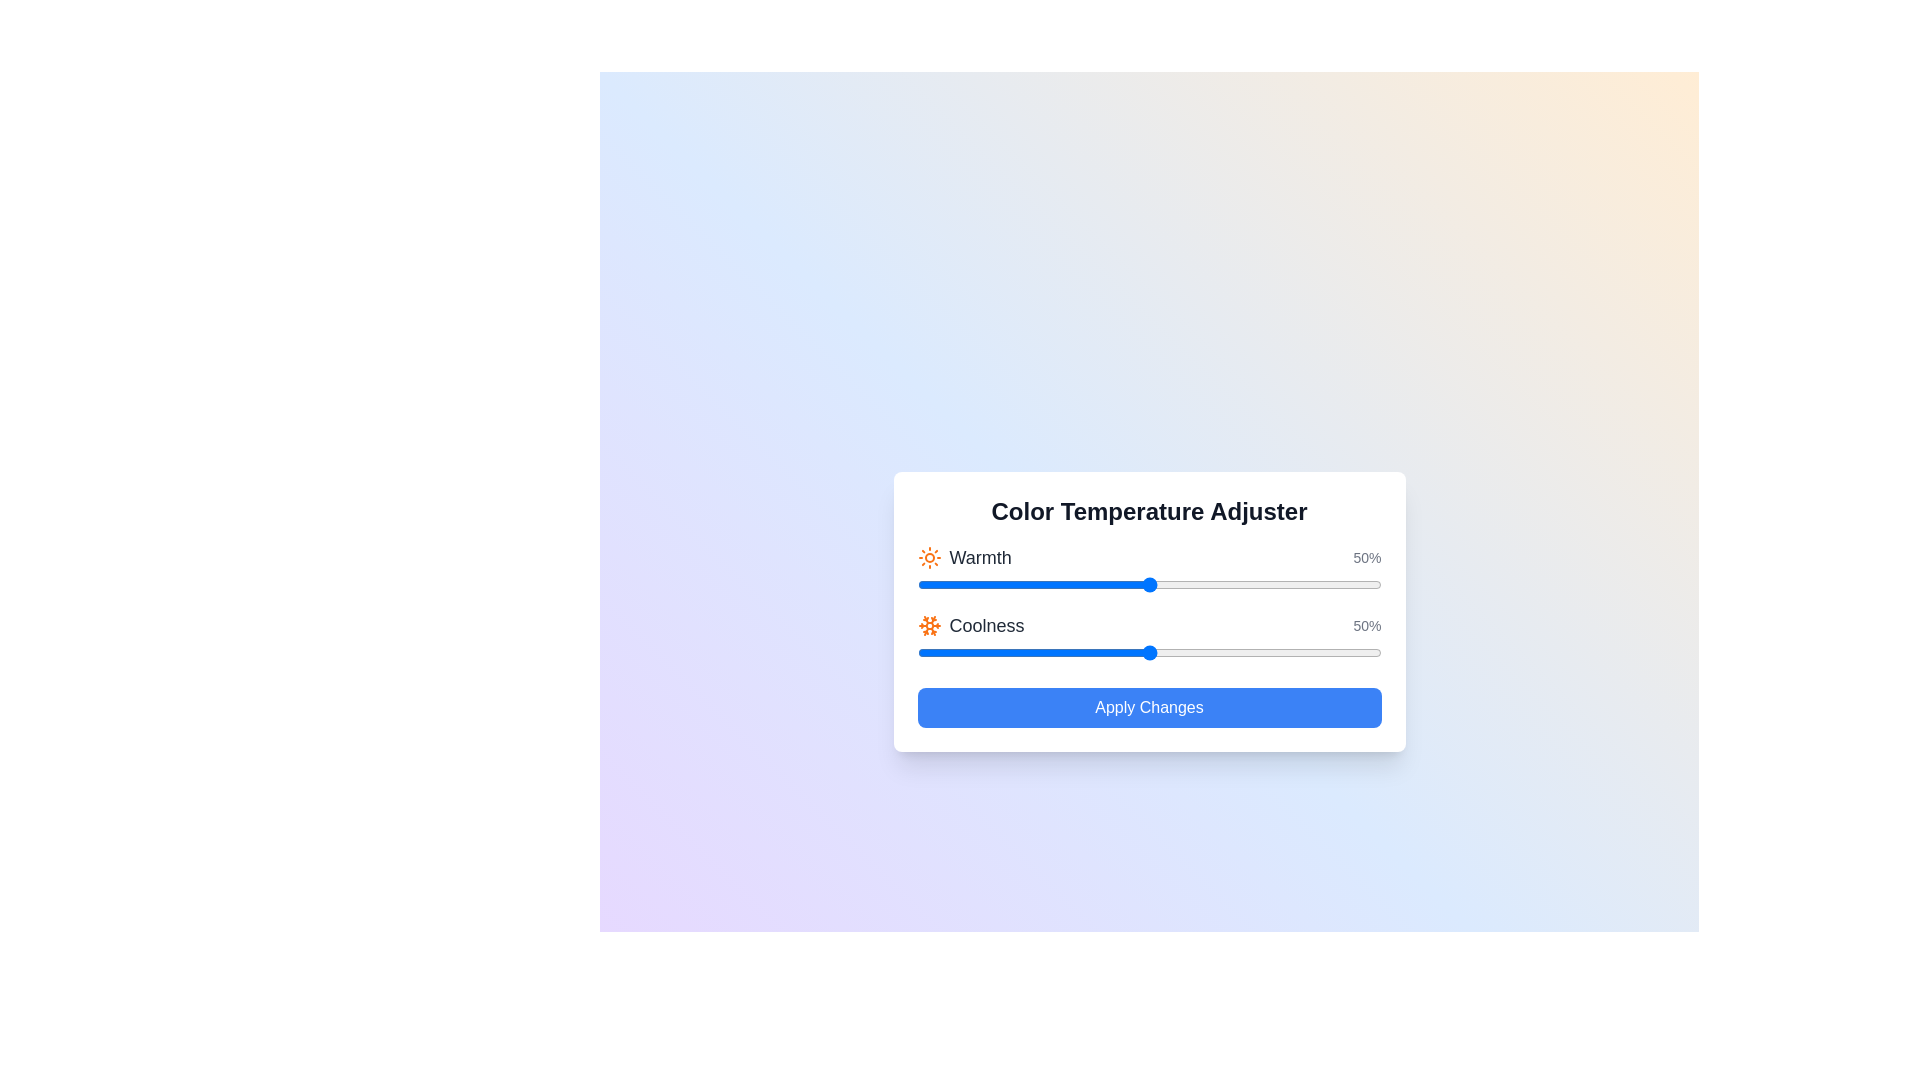 The height and width of the screenshot is (1080, 1920). I want to click on the 'Coolness' slider to 47%, so click(1135, 652).